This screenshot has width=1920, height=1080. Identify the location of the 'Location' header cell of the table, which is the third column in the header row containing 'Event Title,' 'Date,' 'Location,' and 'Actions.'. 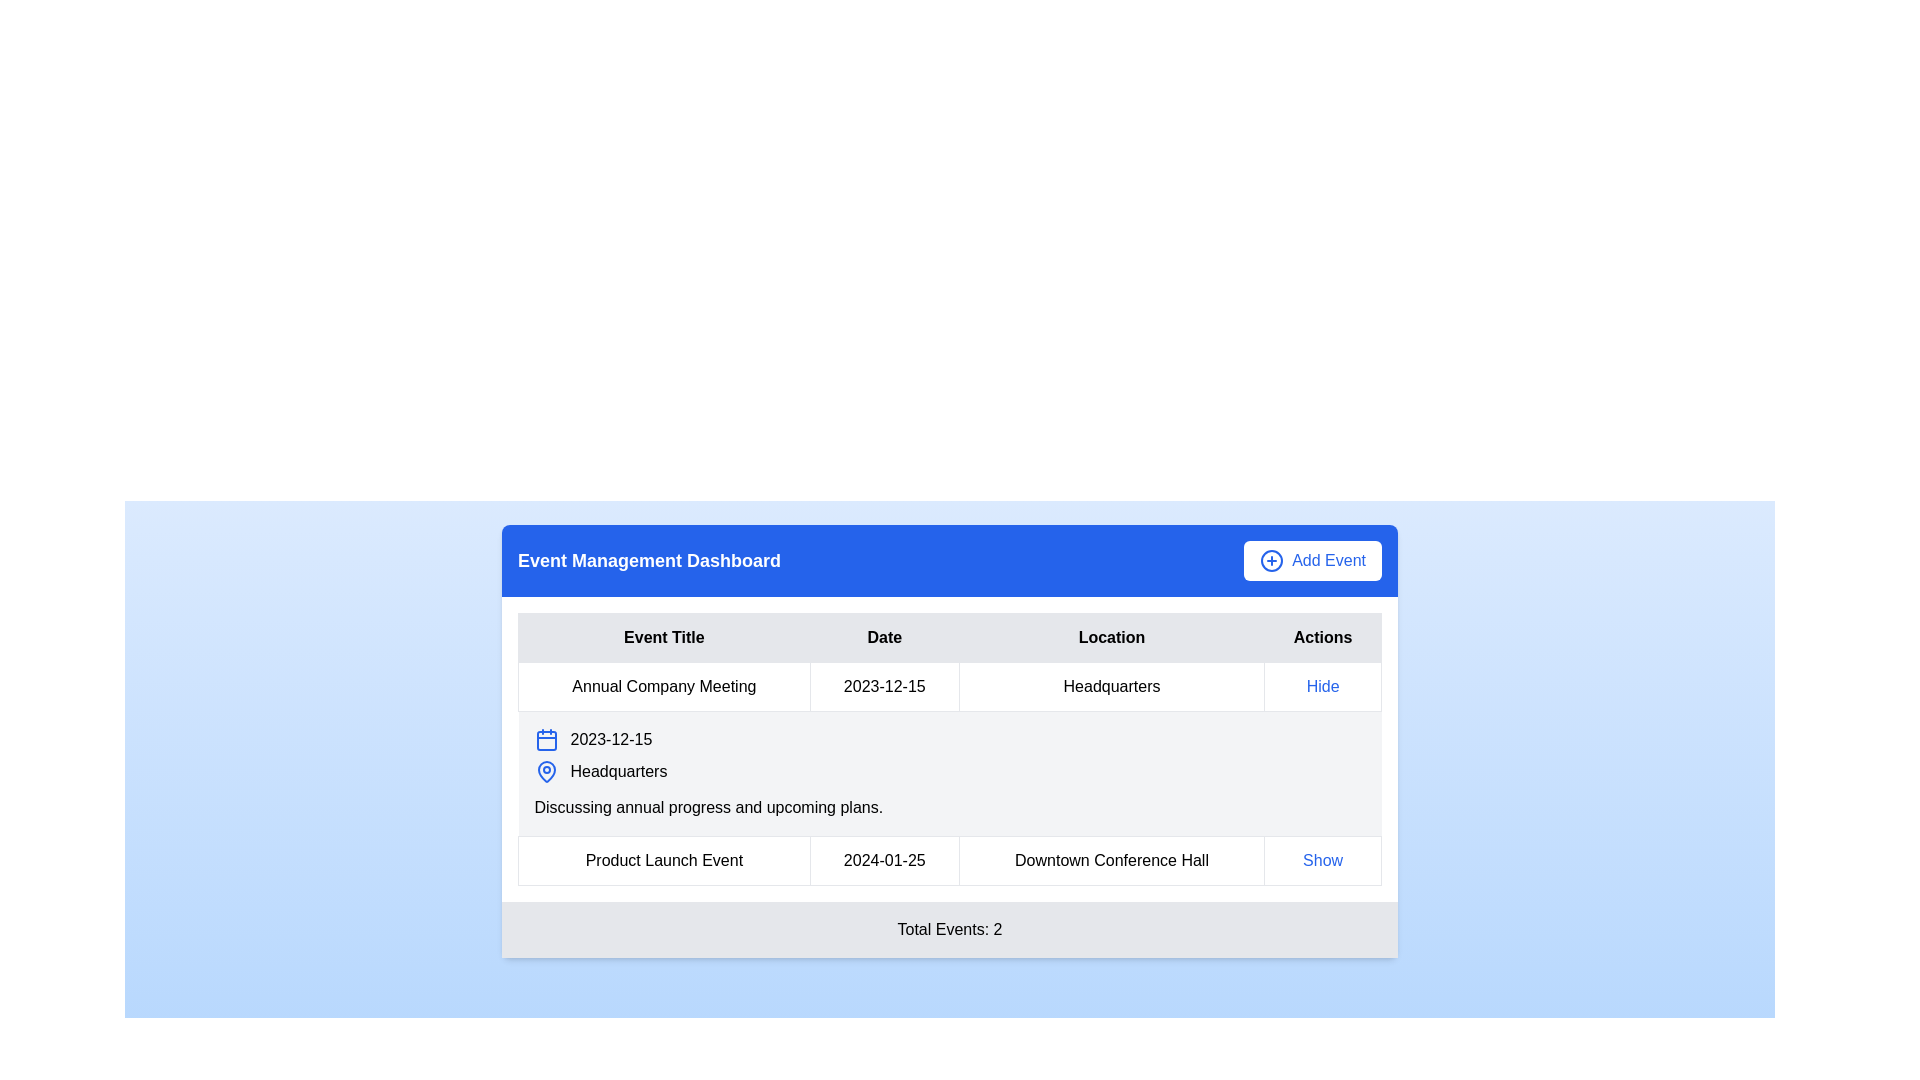
(1111, 637).